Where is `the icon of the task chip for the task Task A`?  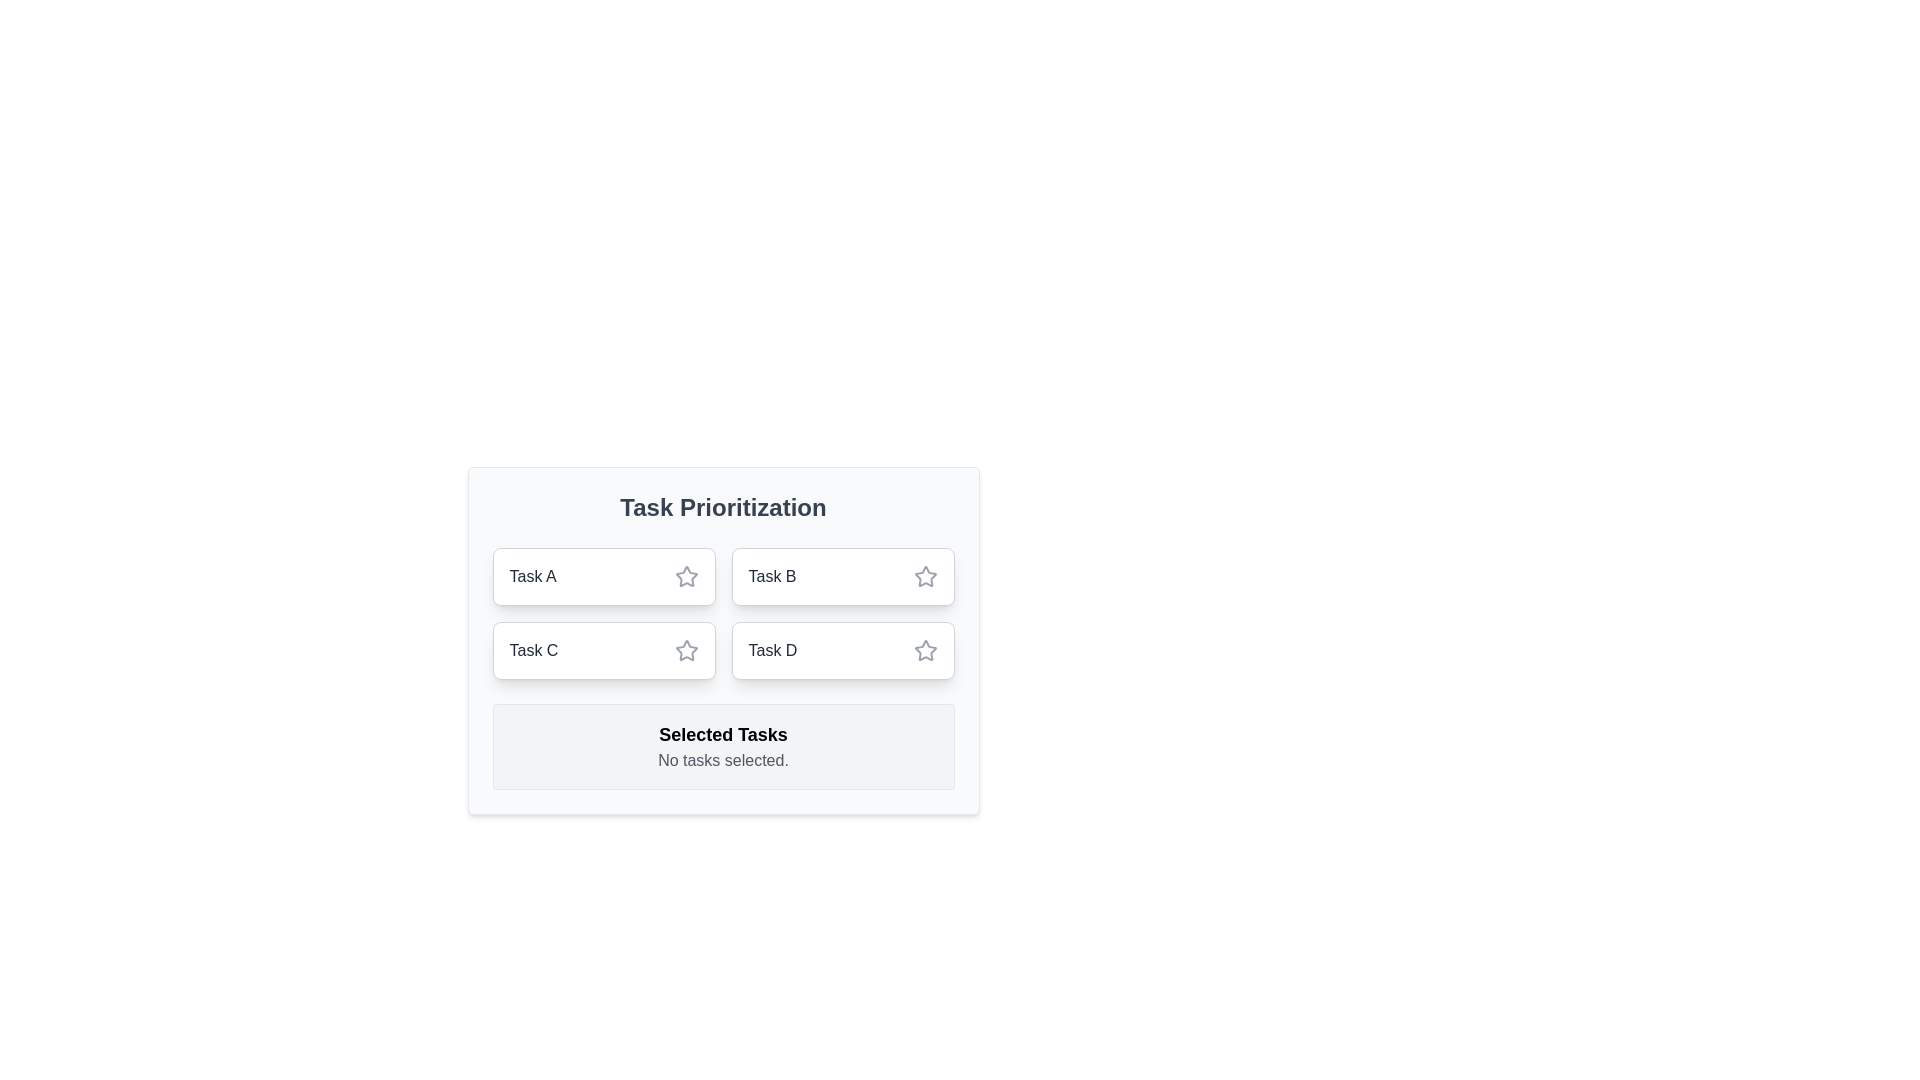
the icon of the task chip for the task Task A is located at coordinates (686, 577).